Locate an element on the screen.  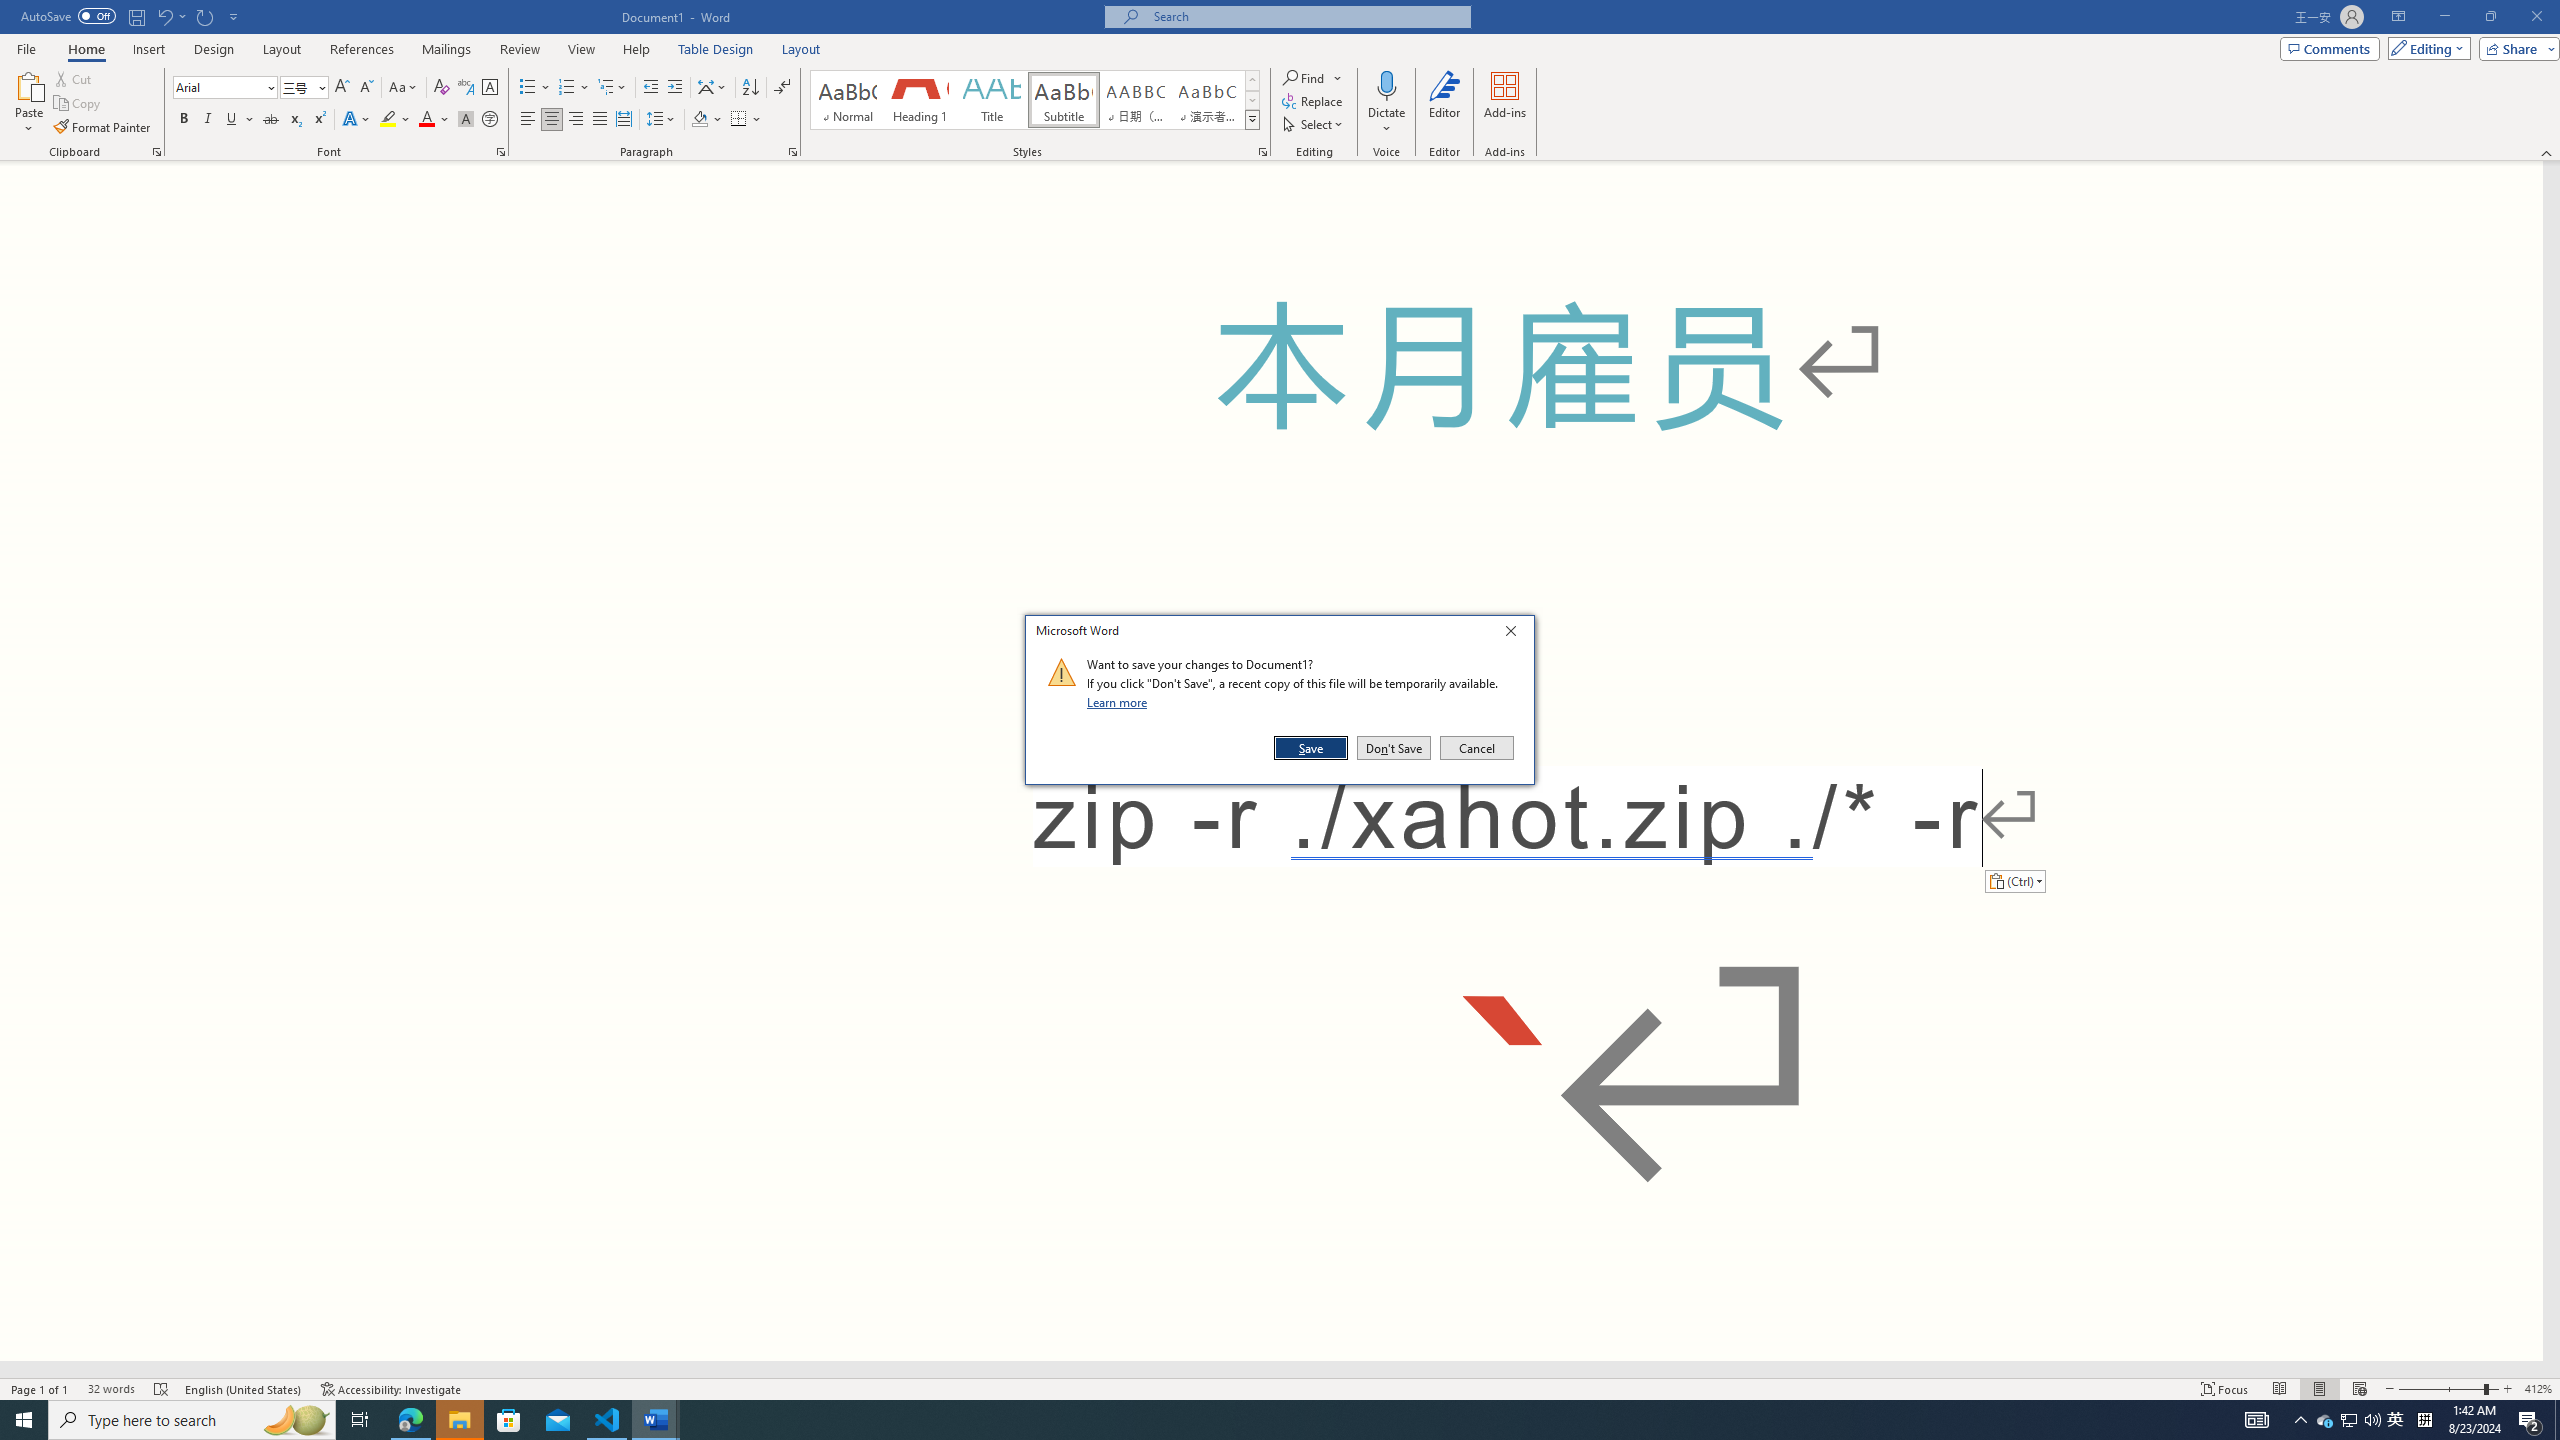
'Justify' is located at coordinates (599, 118).